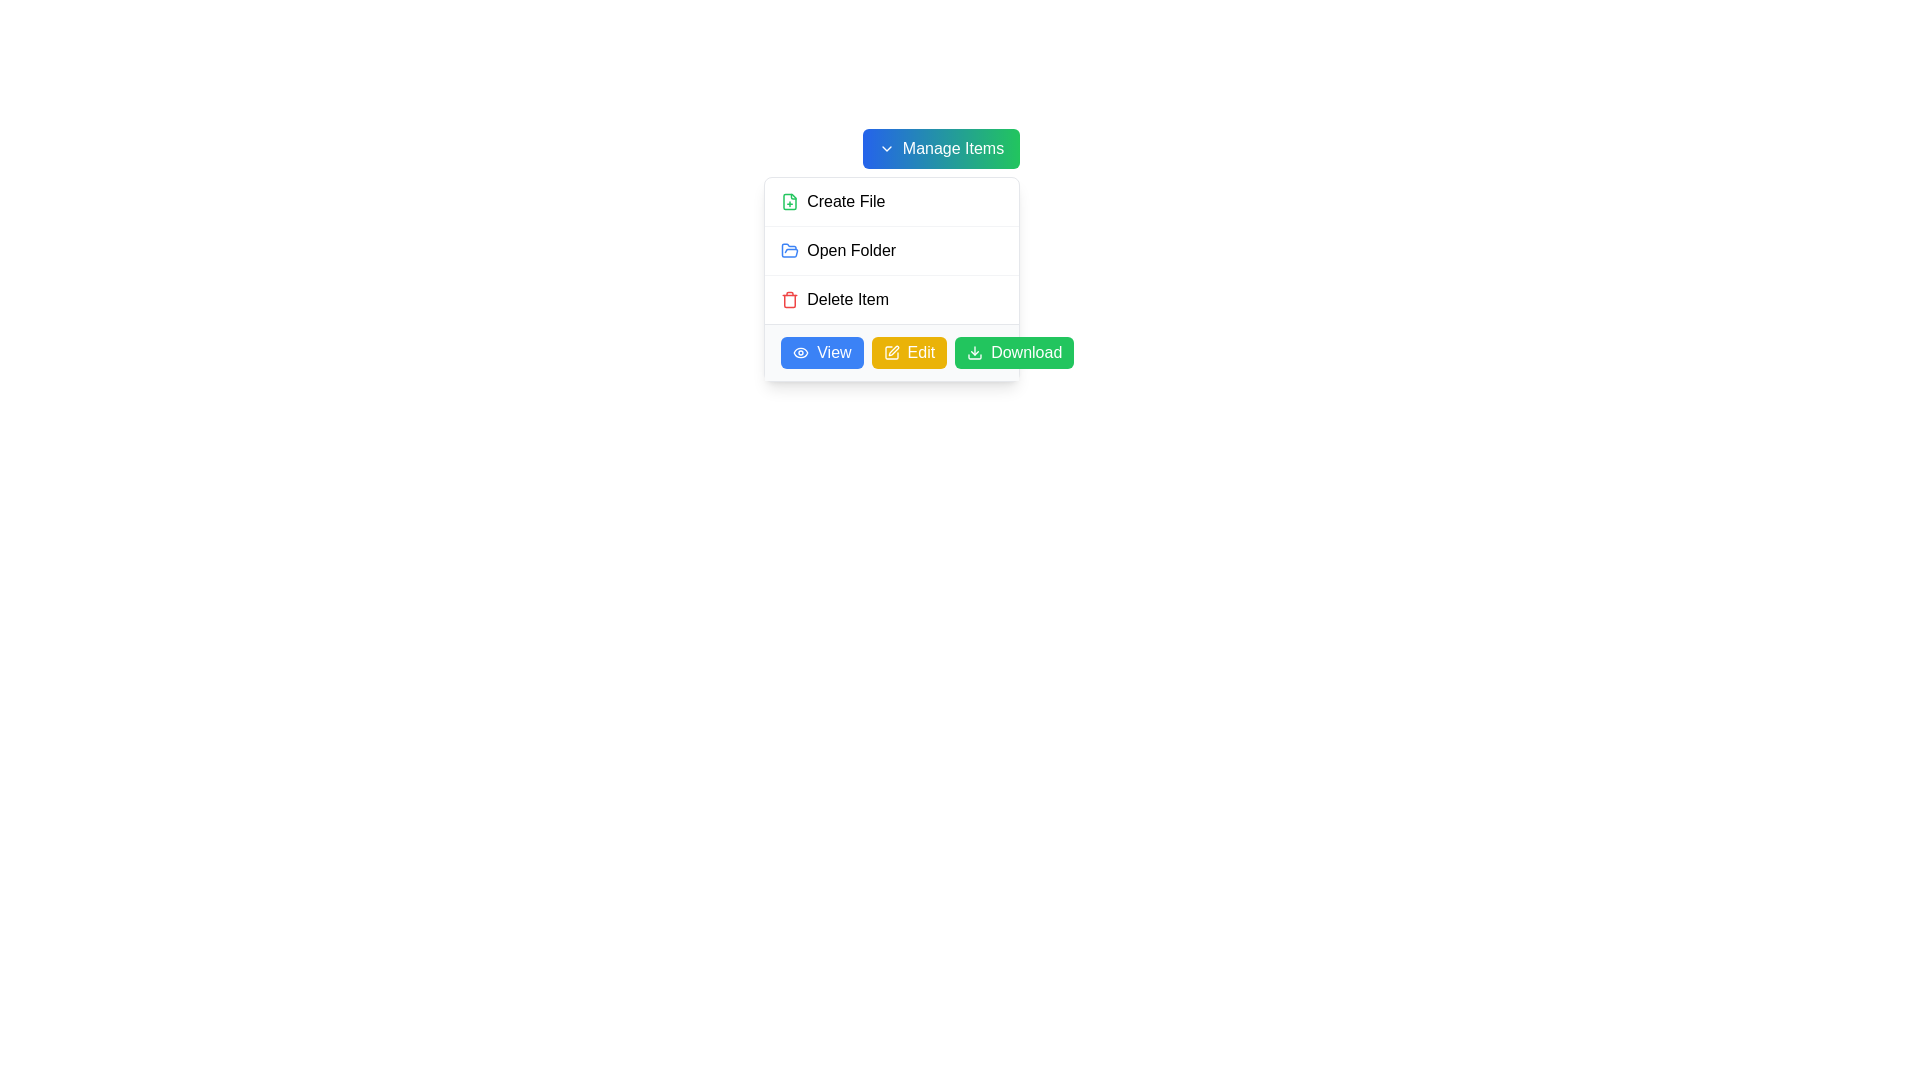 The height and width of the screenshot is (1080, 1920). Describe the element at coordinates (822, 352) in the screenshot. I see `the blue rectangular button labeled 'View' with an eye icon` at that location.